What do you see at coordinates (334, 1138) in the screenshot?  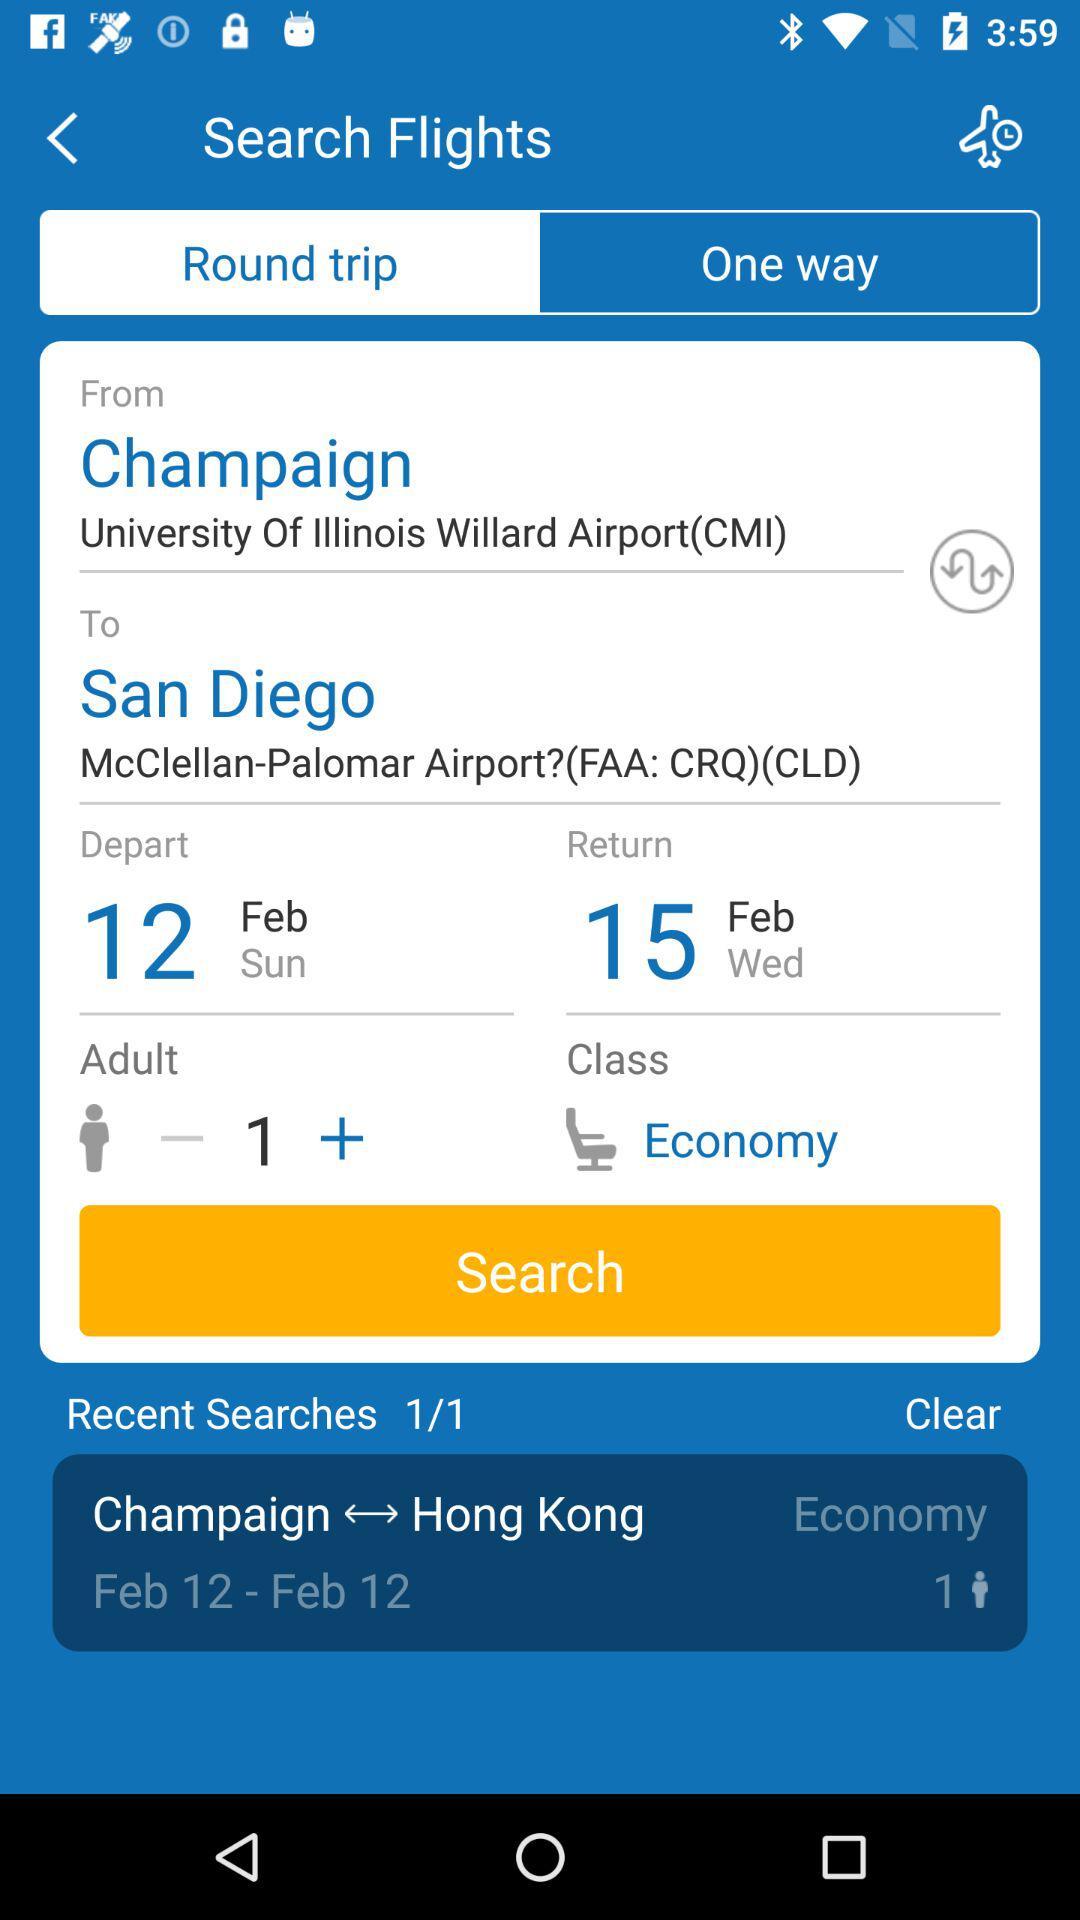 I see `passengers` at bounding box center [334, 1138].